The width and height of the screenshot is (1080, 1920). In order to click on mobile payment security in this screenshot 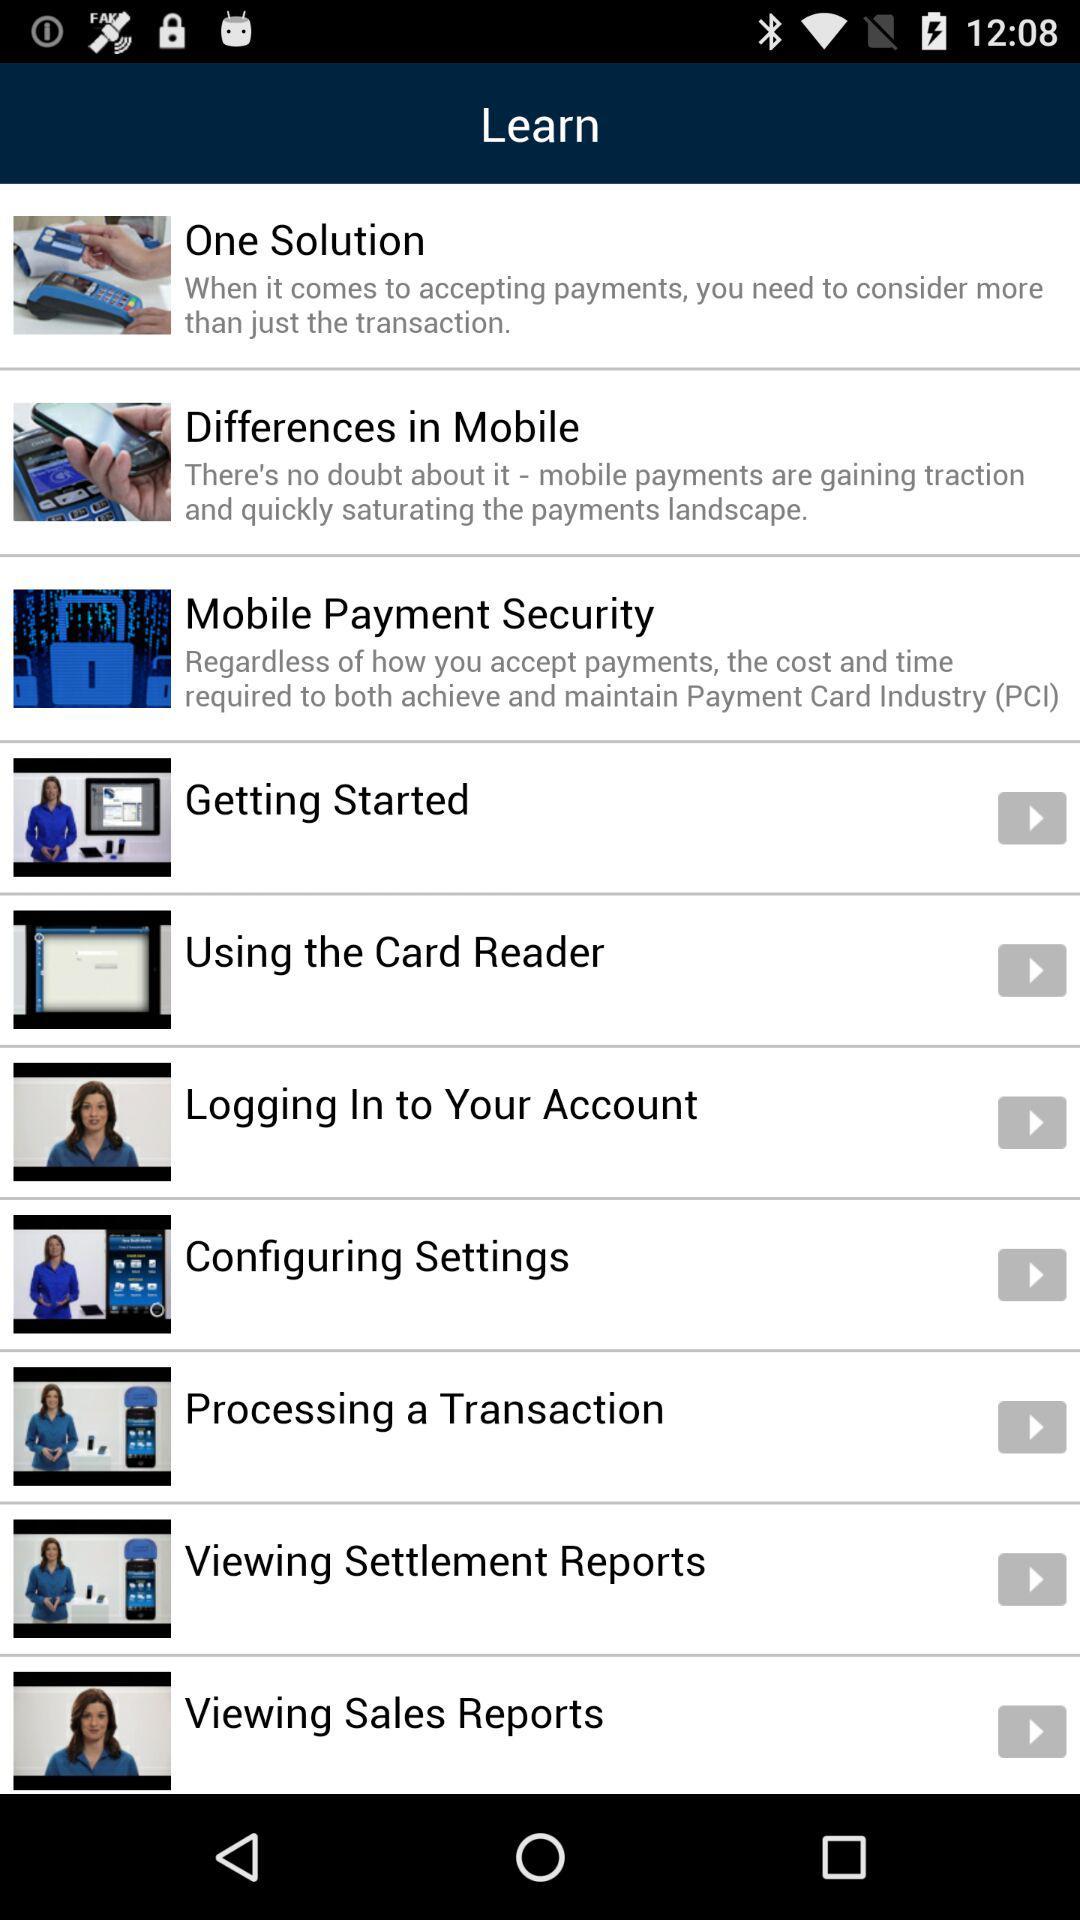, I will do `click(418, 611)`.